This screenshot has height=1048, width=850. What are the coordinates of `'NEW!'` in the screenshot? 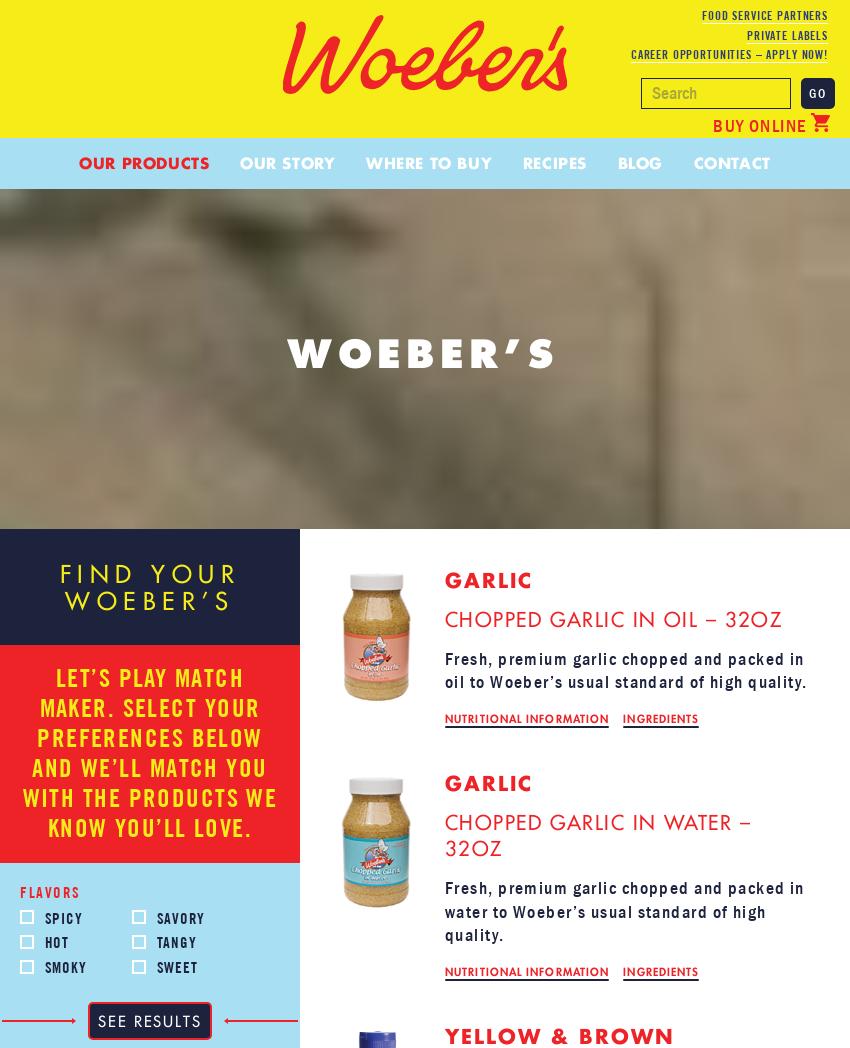 It's located at (571, 211).